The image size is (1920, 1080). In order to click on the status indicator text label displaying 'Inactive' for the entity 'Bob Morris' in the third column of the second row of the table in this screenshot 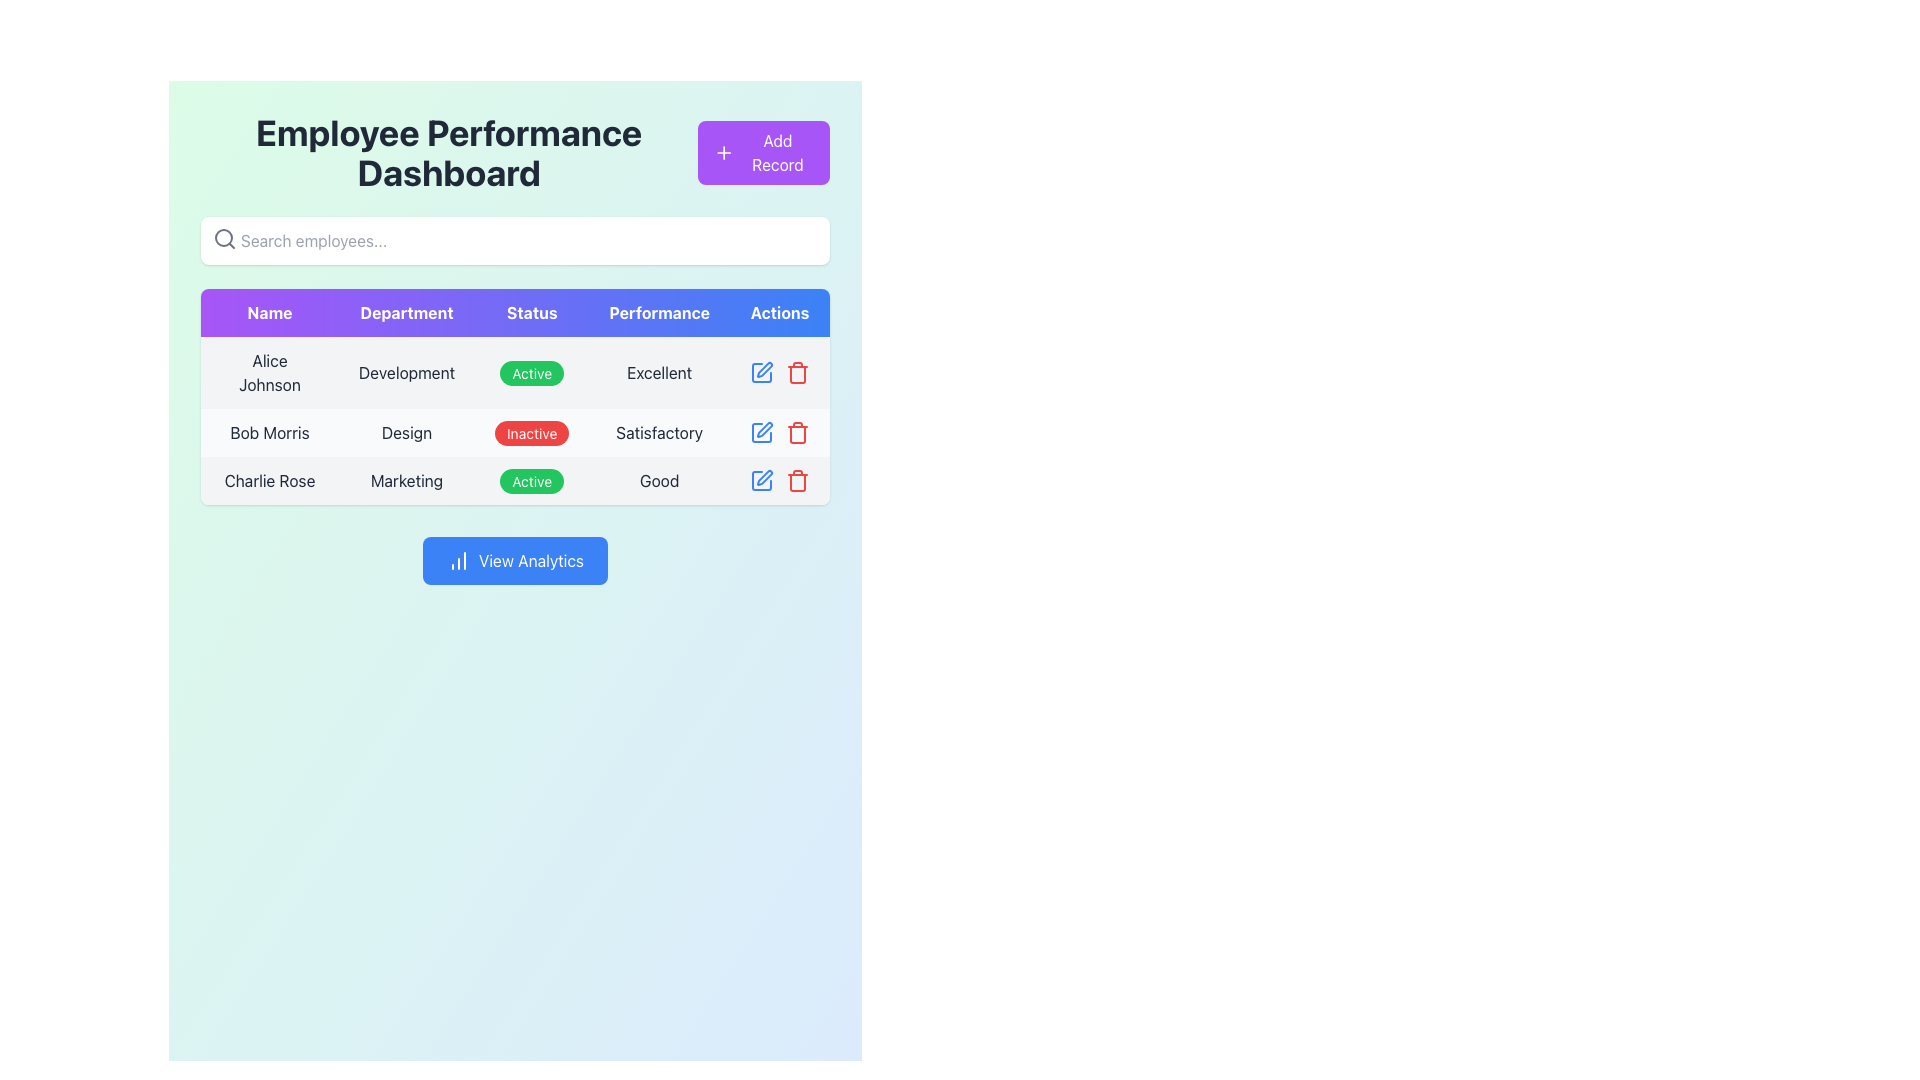, I will do `click(532, 431)`.